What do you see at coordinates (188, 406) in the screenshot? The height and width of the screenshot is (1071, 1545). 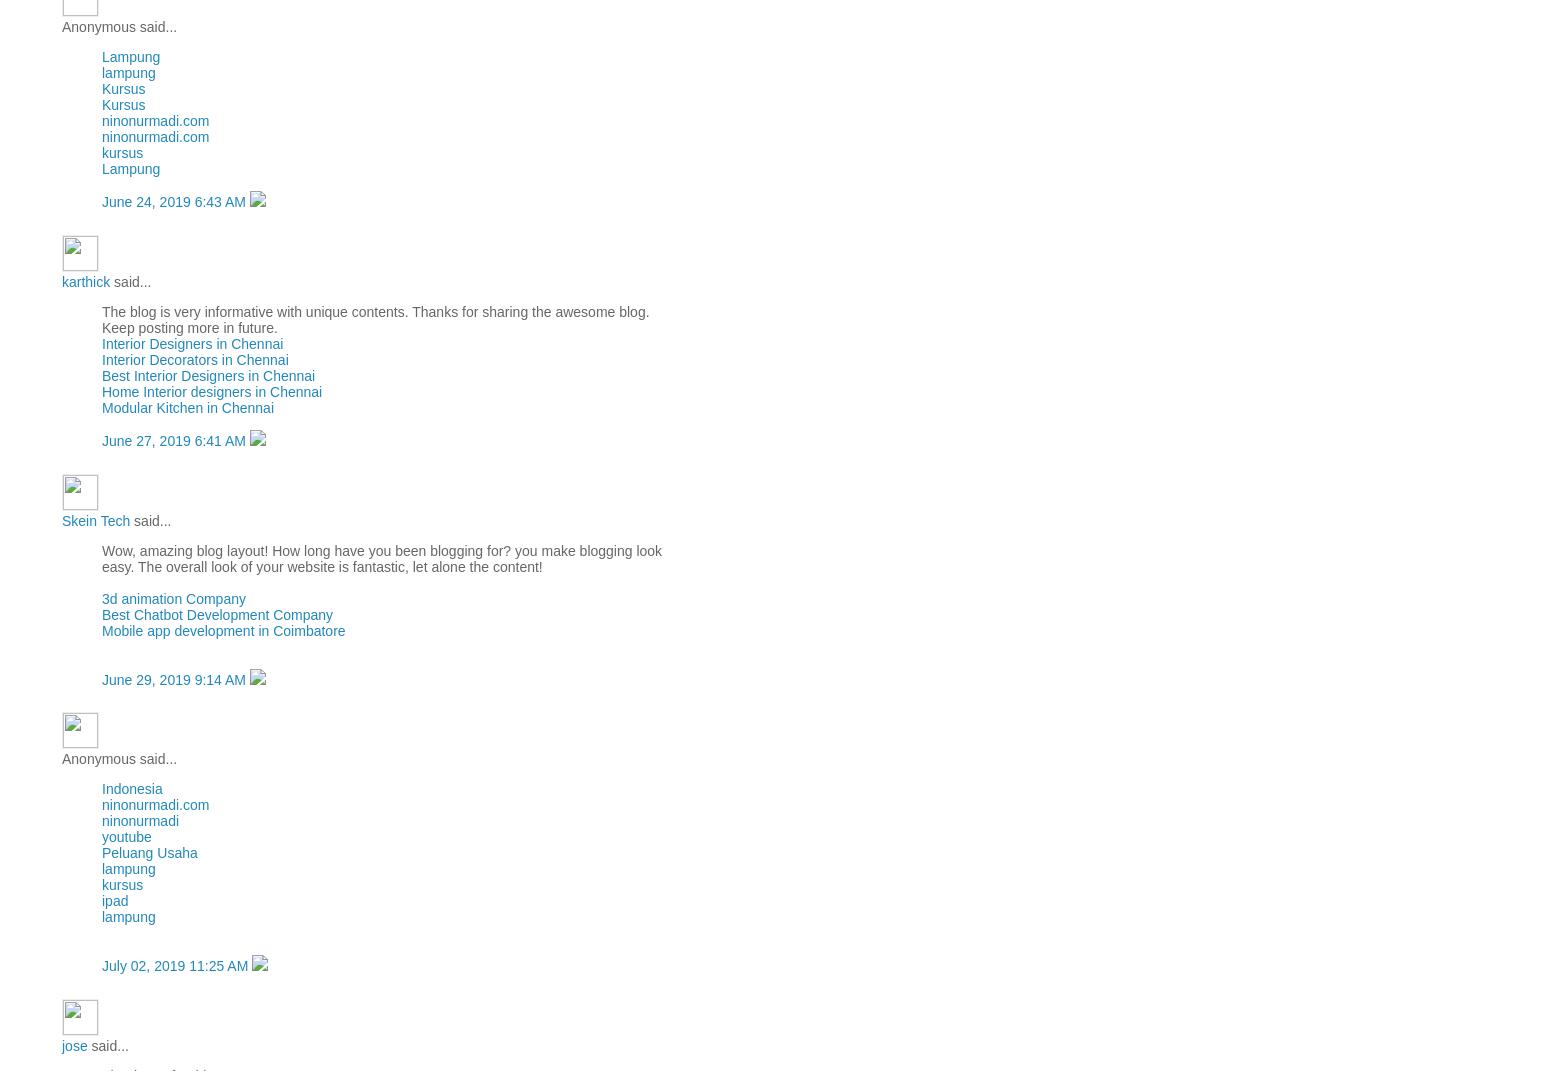 I see `'Modular Kitchen in Chennai'` at bounding box center [188, 406].